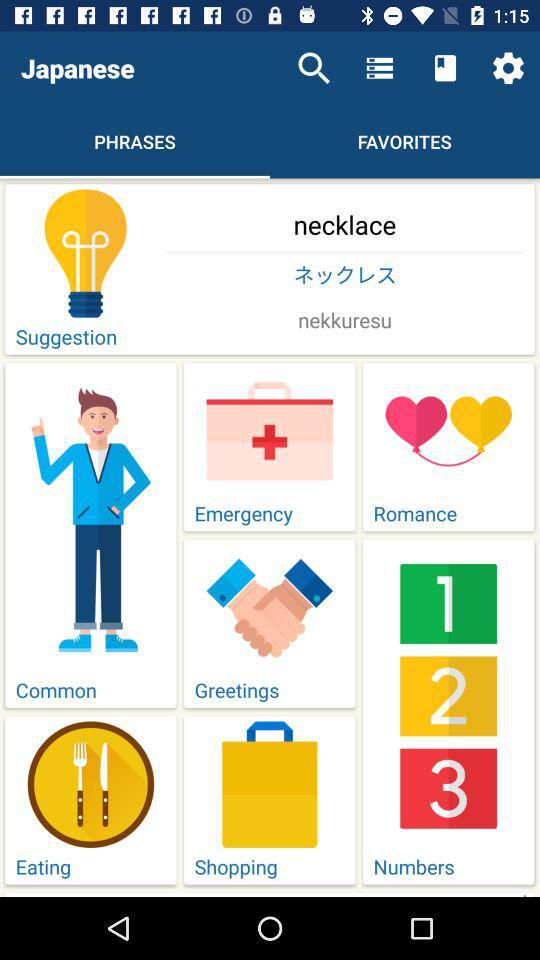 This screenshot has width=540, height=960. What do you see at coordinates (314, 68) in the screenshot?
I see `item above the necklace` at bounding box center [314, 68].